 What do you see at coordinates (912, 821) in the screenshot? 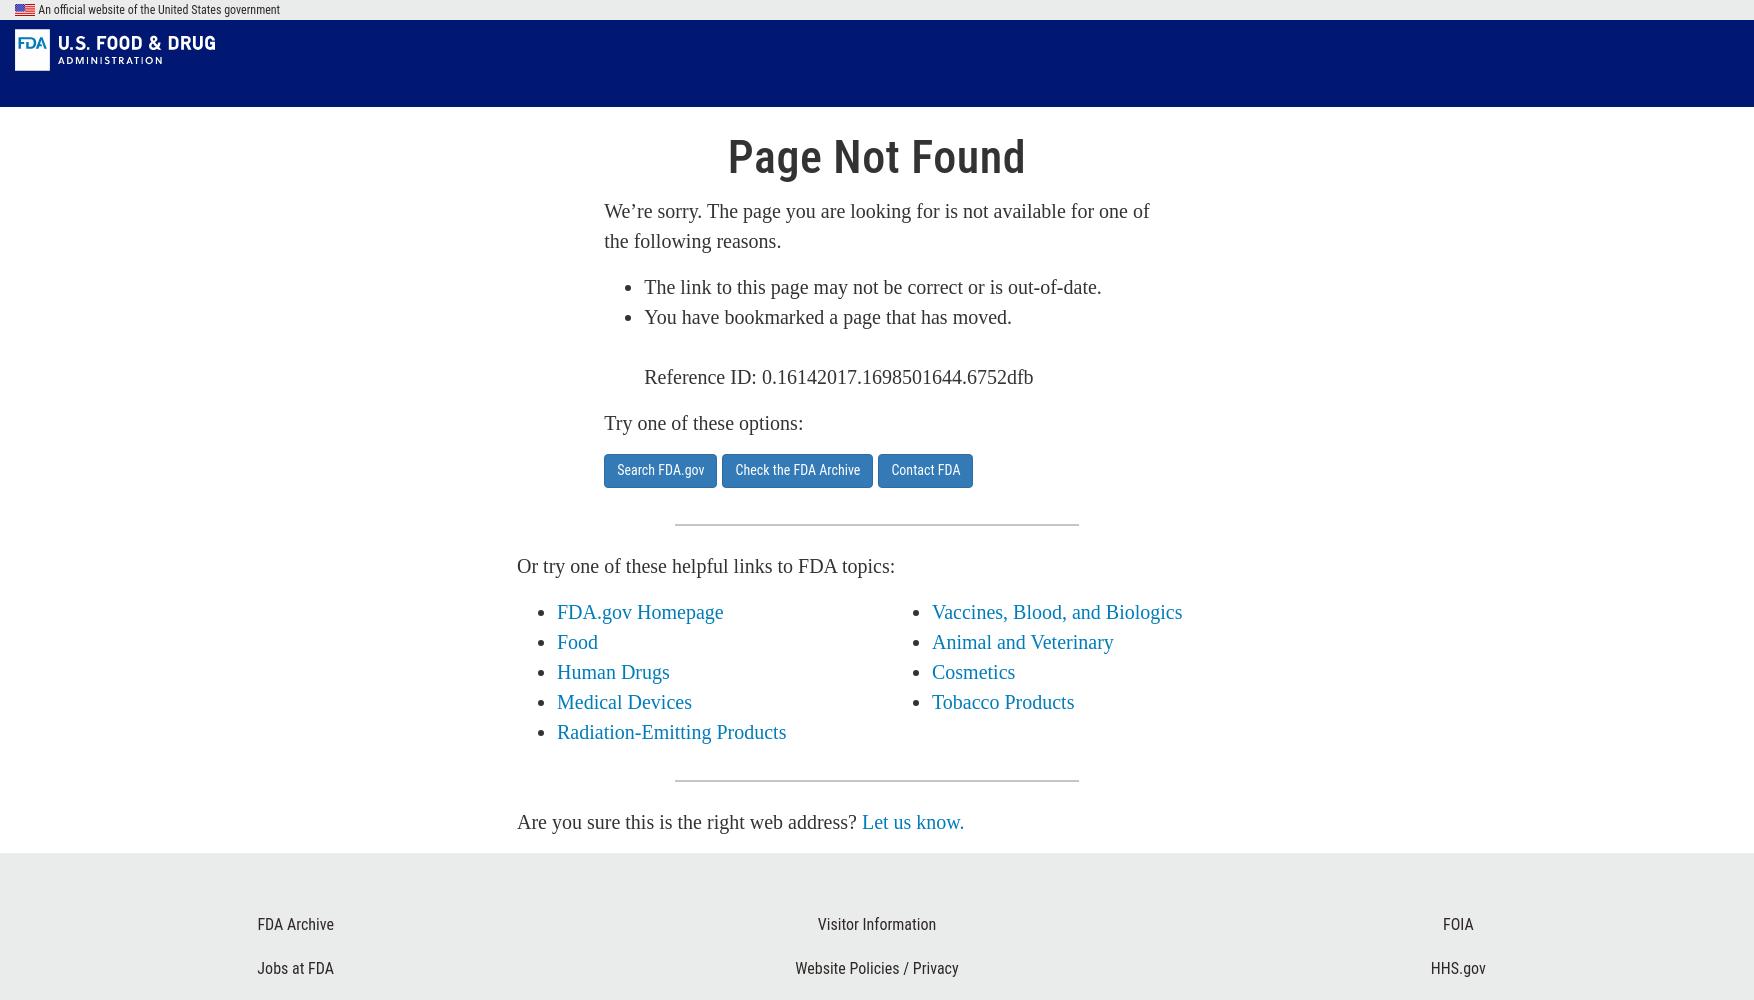
I see `'Let us know.'` at bounding box center [912, 821].